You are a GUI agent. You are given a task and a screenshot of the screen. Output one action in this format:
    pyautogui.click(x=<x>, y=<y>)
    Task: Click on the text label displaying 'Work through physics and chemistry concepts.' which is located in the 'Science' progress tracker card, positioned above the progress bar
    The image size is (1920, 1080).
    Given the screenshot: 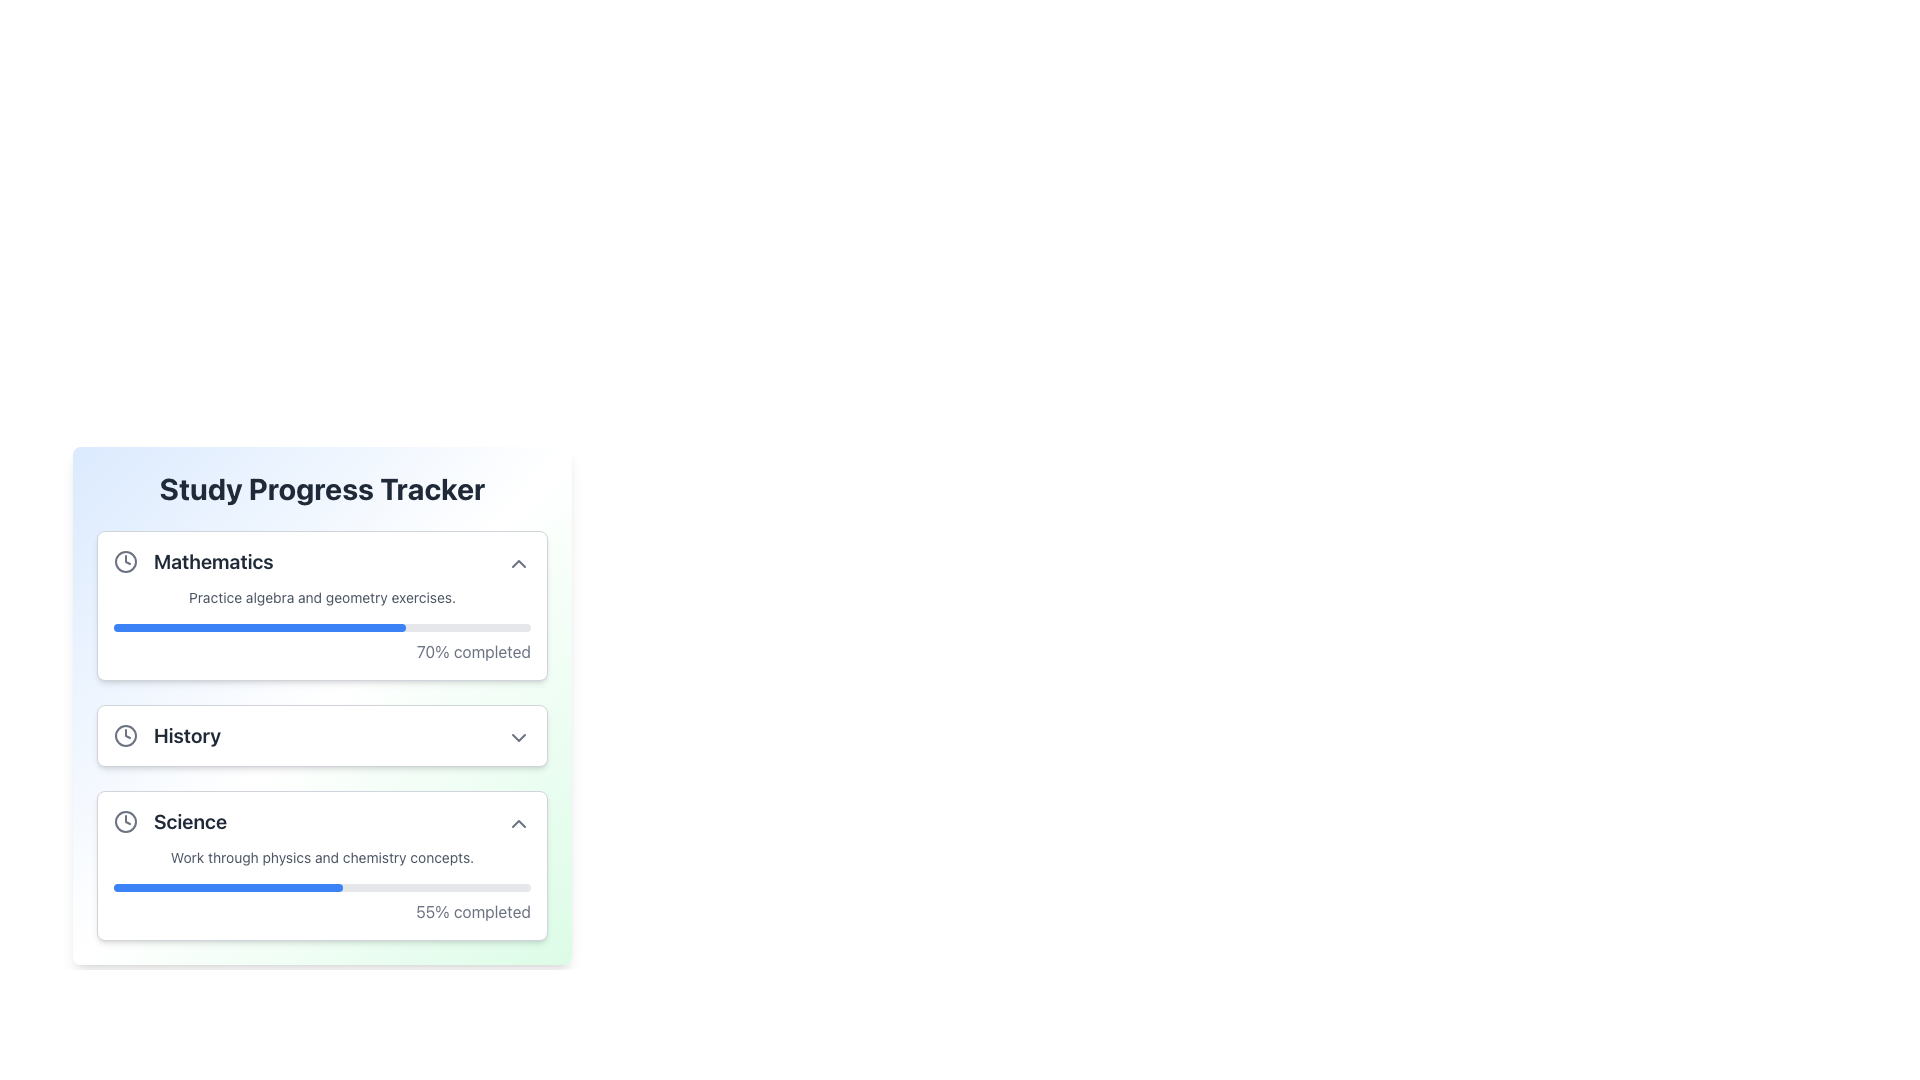 What is the action you would take?
    pyautogui.click(x=322, y=856)
    